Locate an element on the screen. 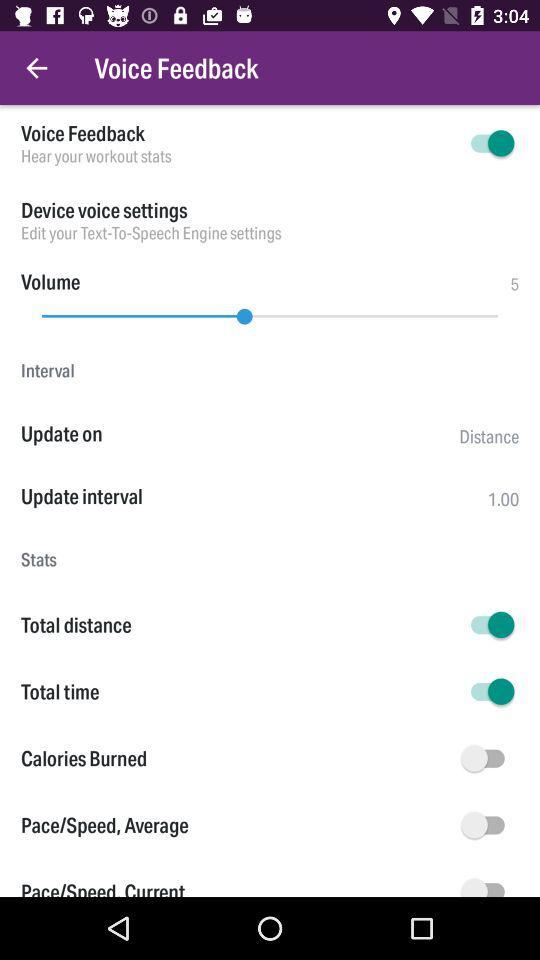 This screenshot has height=960, width=540. the item above the stats is located at coordinates (254, 495).